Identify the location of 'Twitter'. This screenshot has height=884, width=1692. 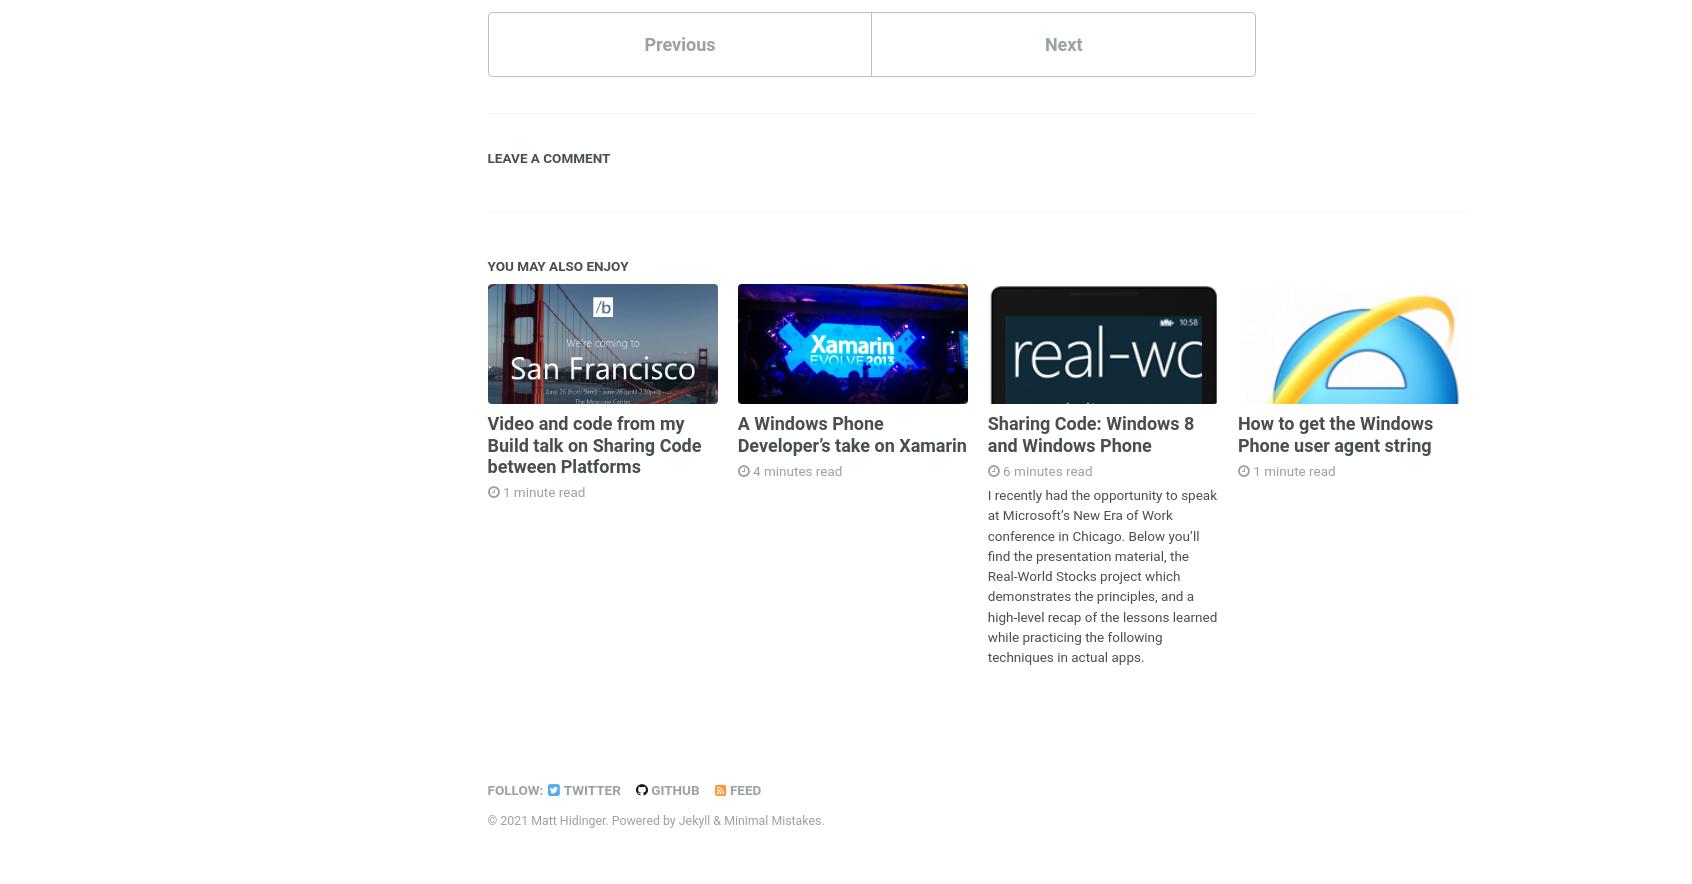
(589, 787).